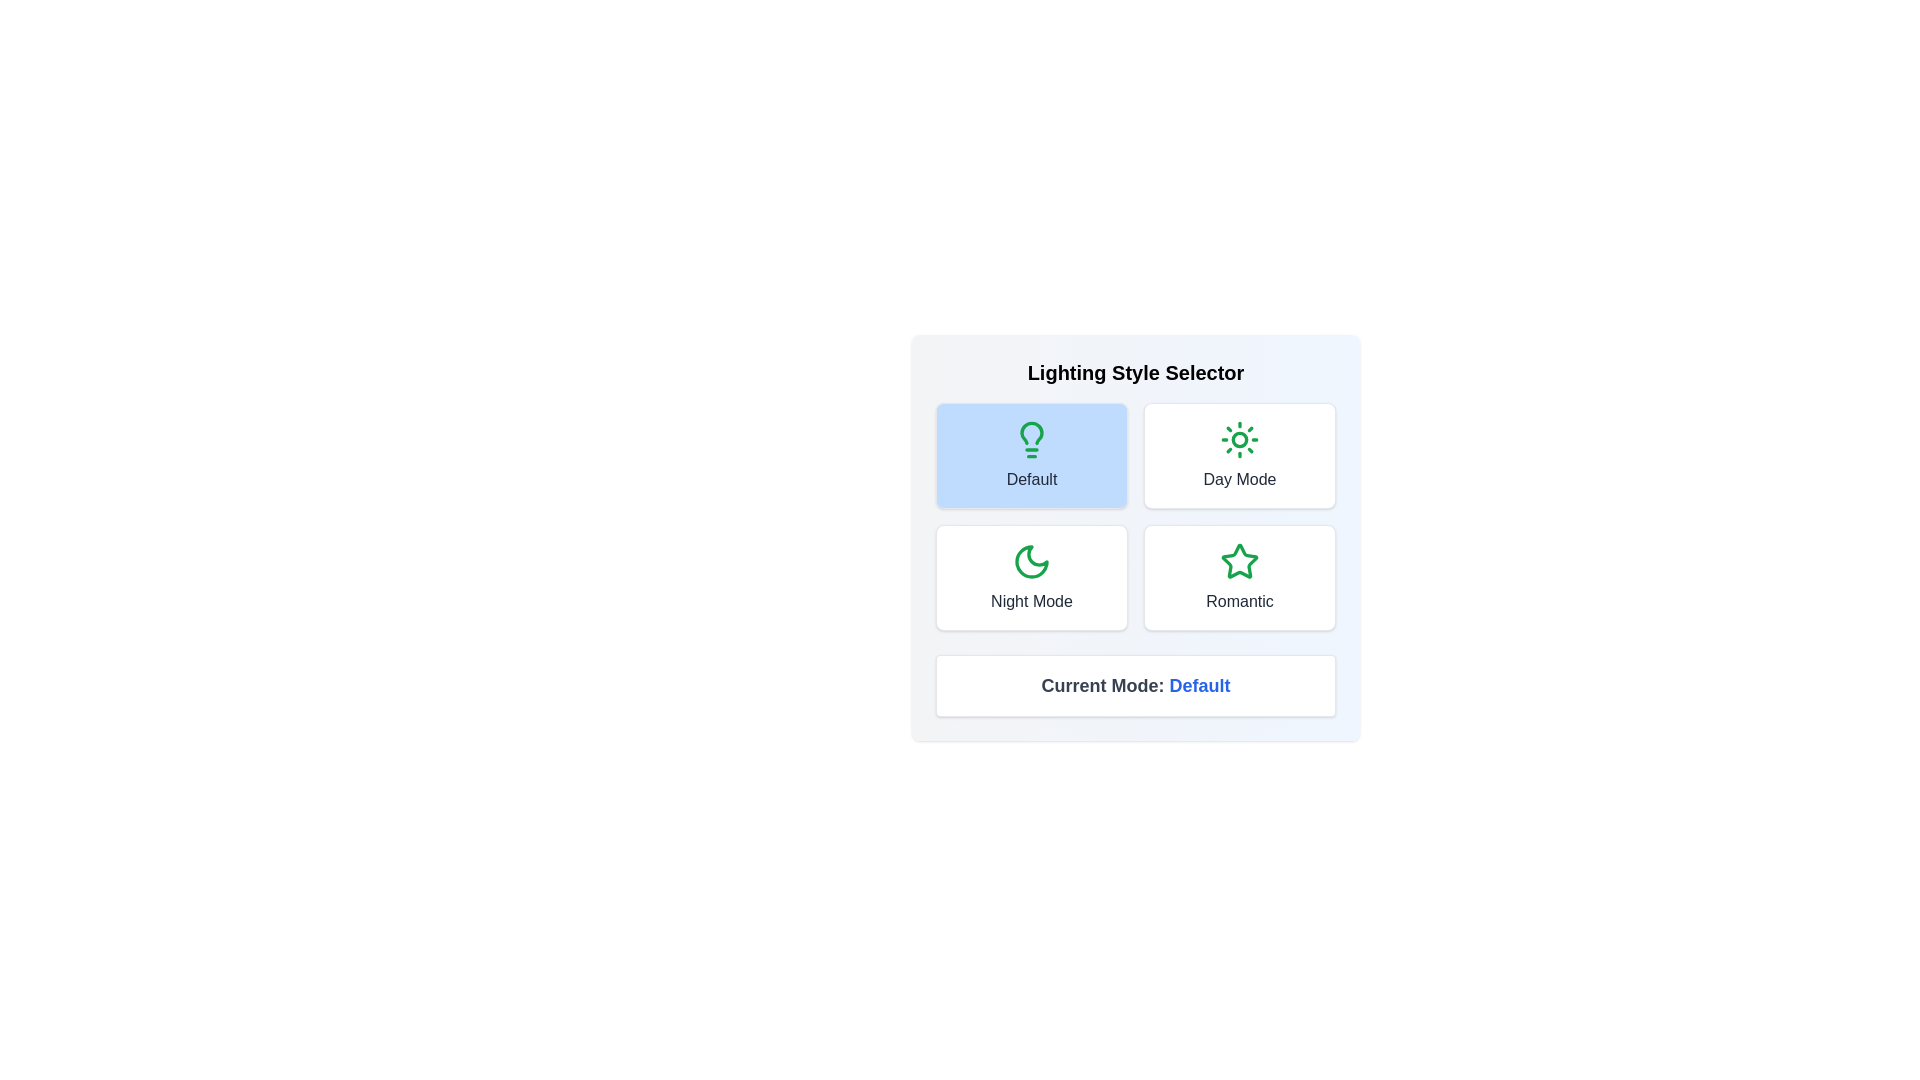 The image size is (1920, 1080). What do you see at coordinates (1238, 578) in the screenshot?
I see `the button corresponding to the lighting mode Romantic` at bounding box center [1238, 578].